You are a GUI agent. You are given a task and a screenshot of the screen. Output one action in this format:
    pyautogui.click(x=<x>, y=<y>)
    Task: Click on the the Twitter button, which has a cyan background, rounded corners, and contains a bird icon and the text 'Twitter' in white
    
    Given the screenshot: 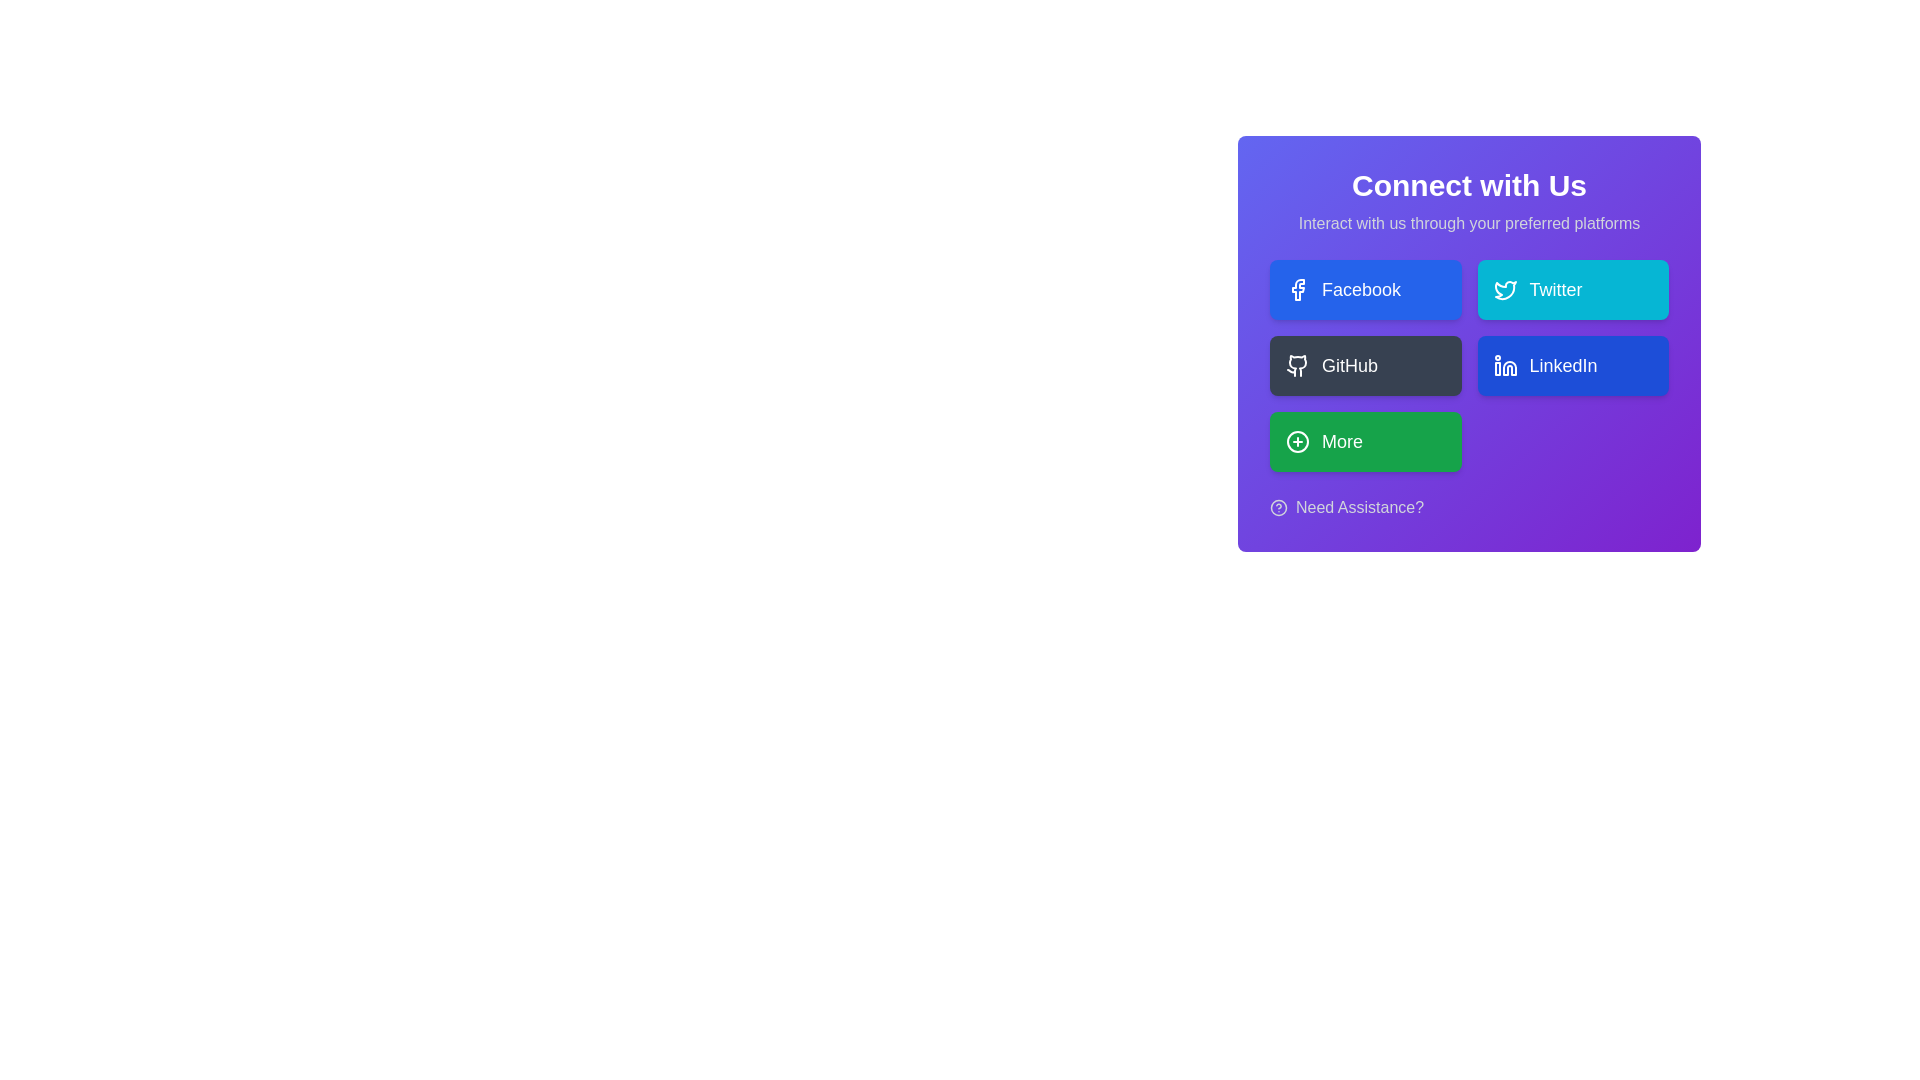 What is the action you would take?
    pyautogui.click(x=1572, y=289)
    